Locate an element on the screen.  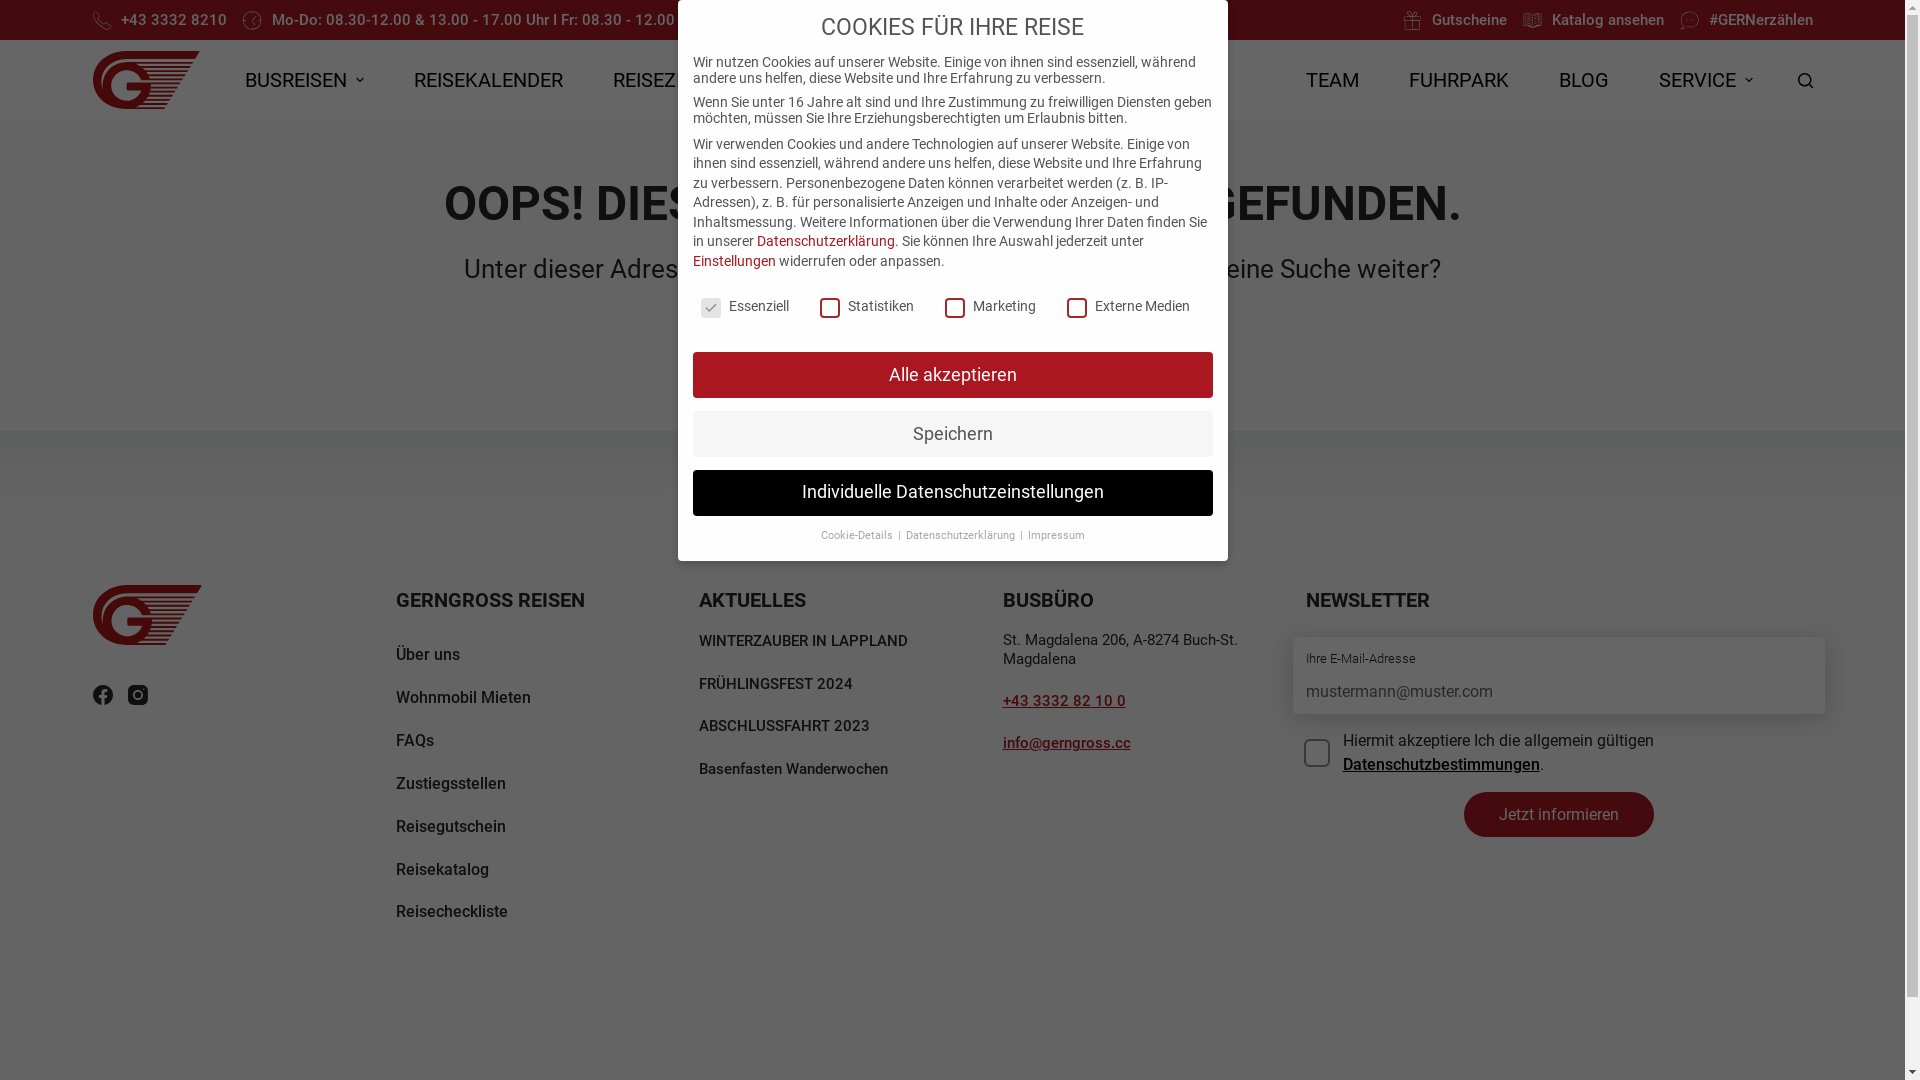
'TEAM' is located at coordinates (1331, 79).